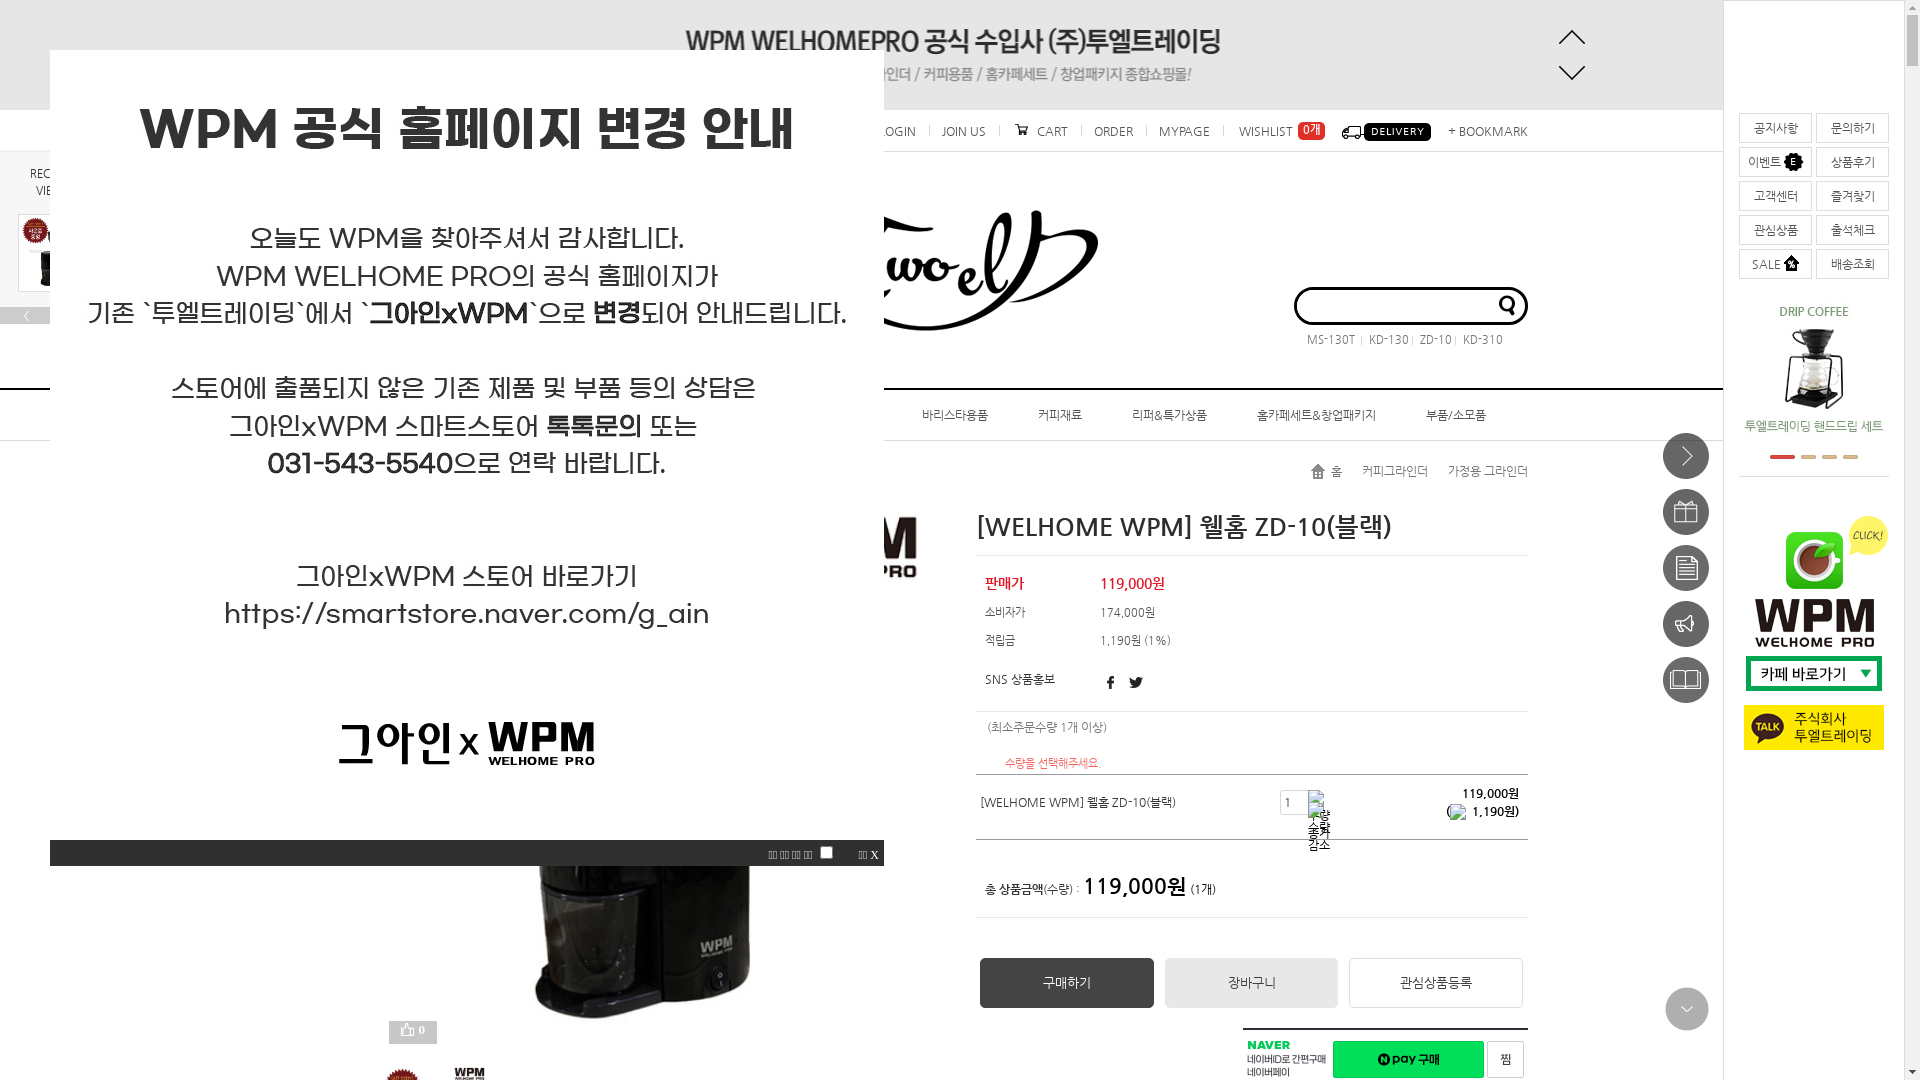  I want to click on ' MYPAGE', so click(1146, 131).